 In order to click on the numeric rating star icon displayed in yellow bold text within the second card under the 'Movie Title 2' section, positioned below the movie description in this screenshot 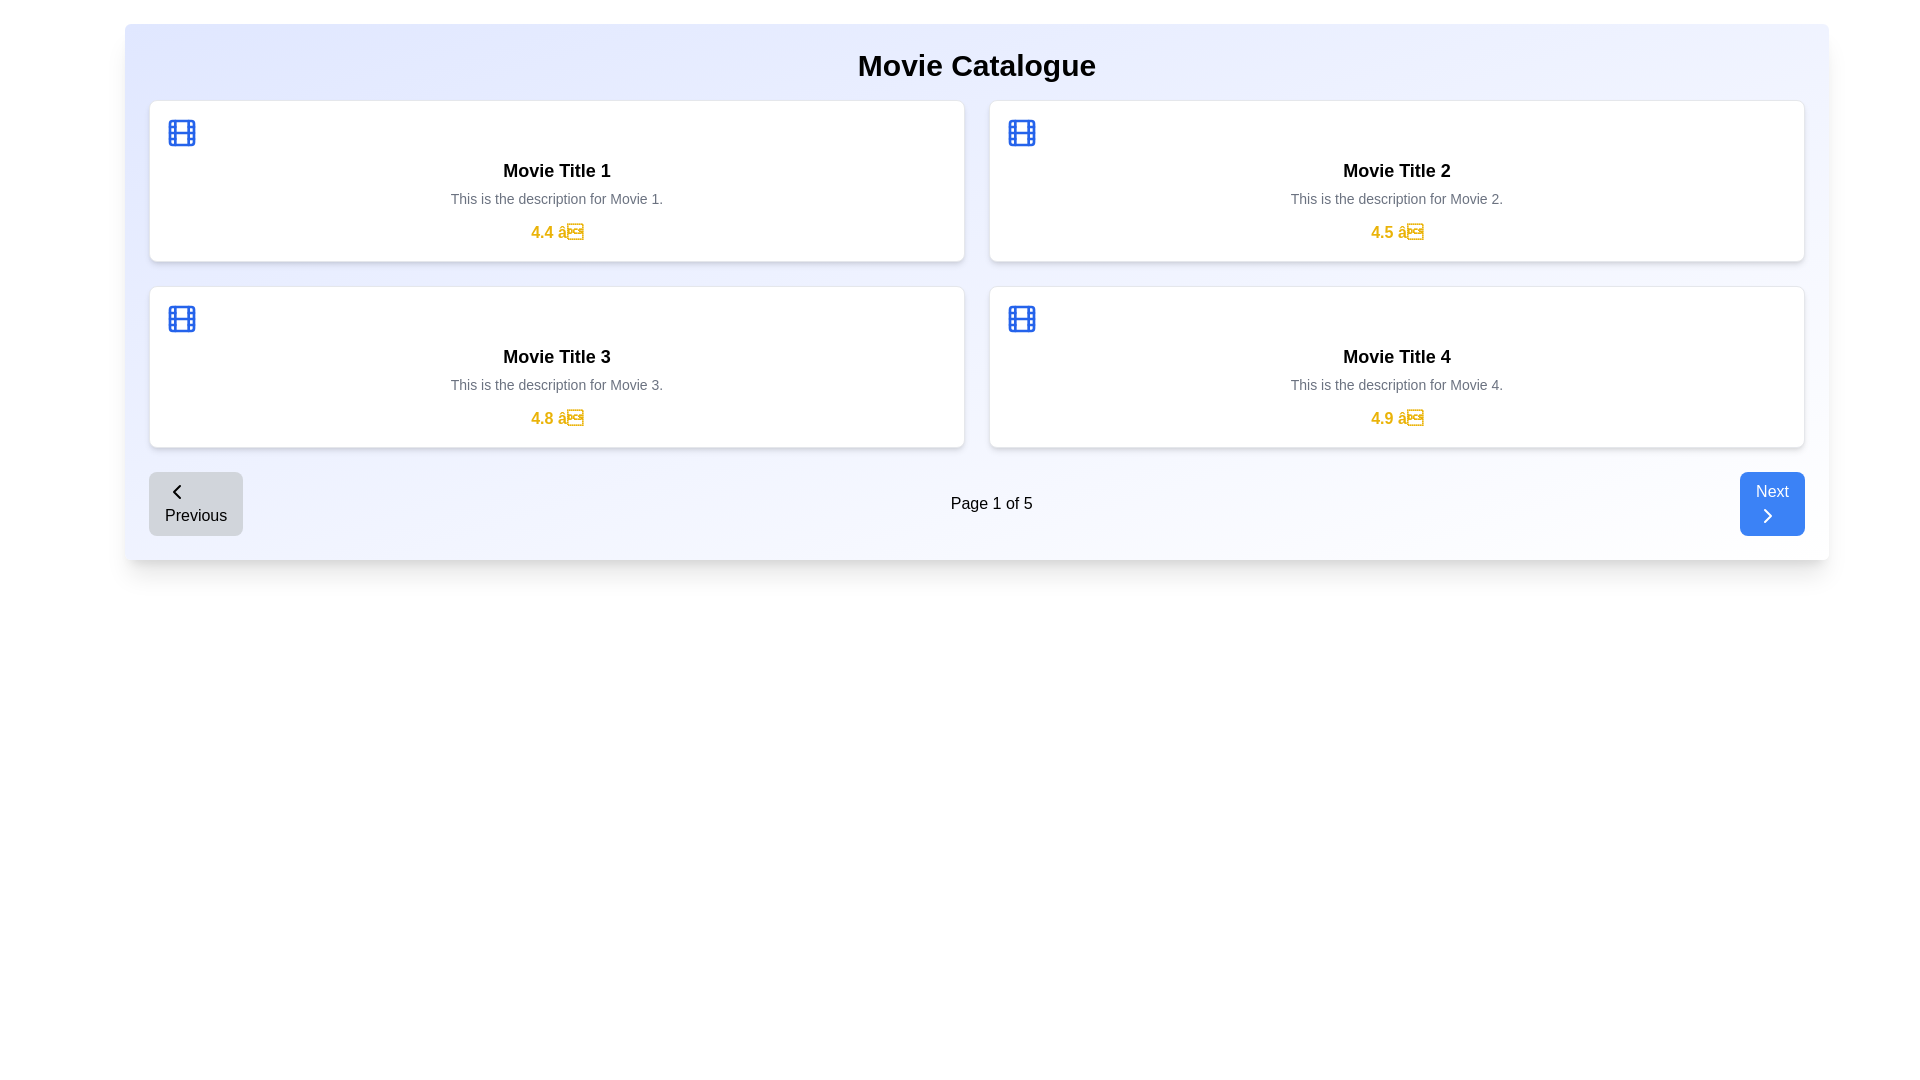, I will do `click(1395, 231)`.